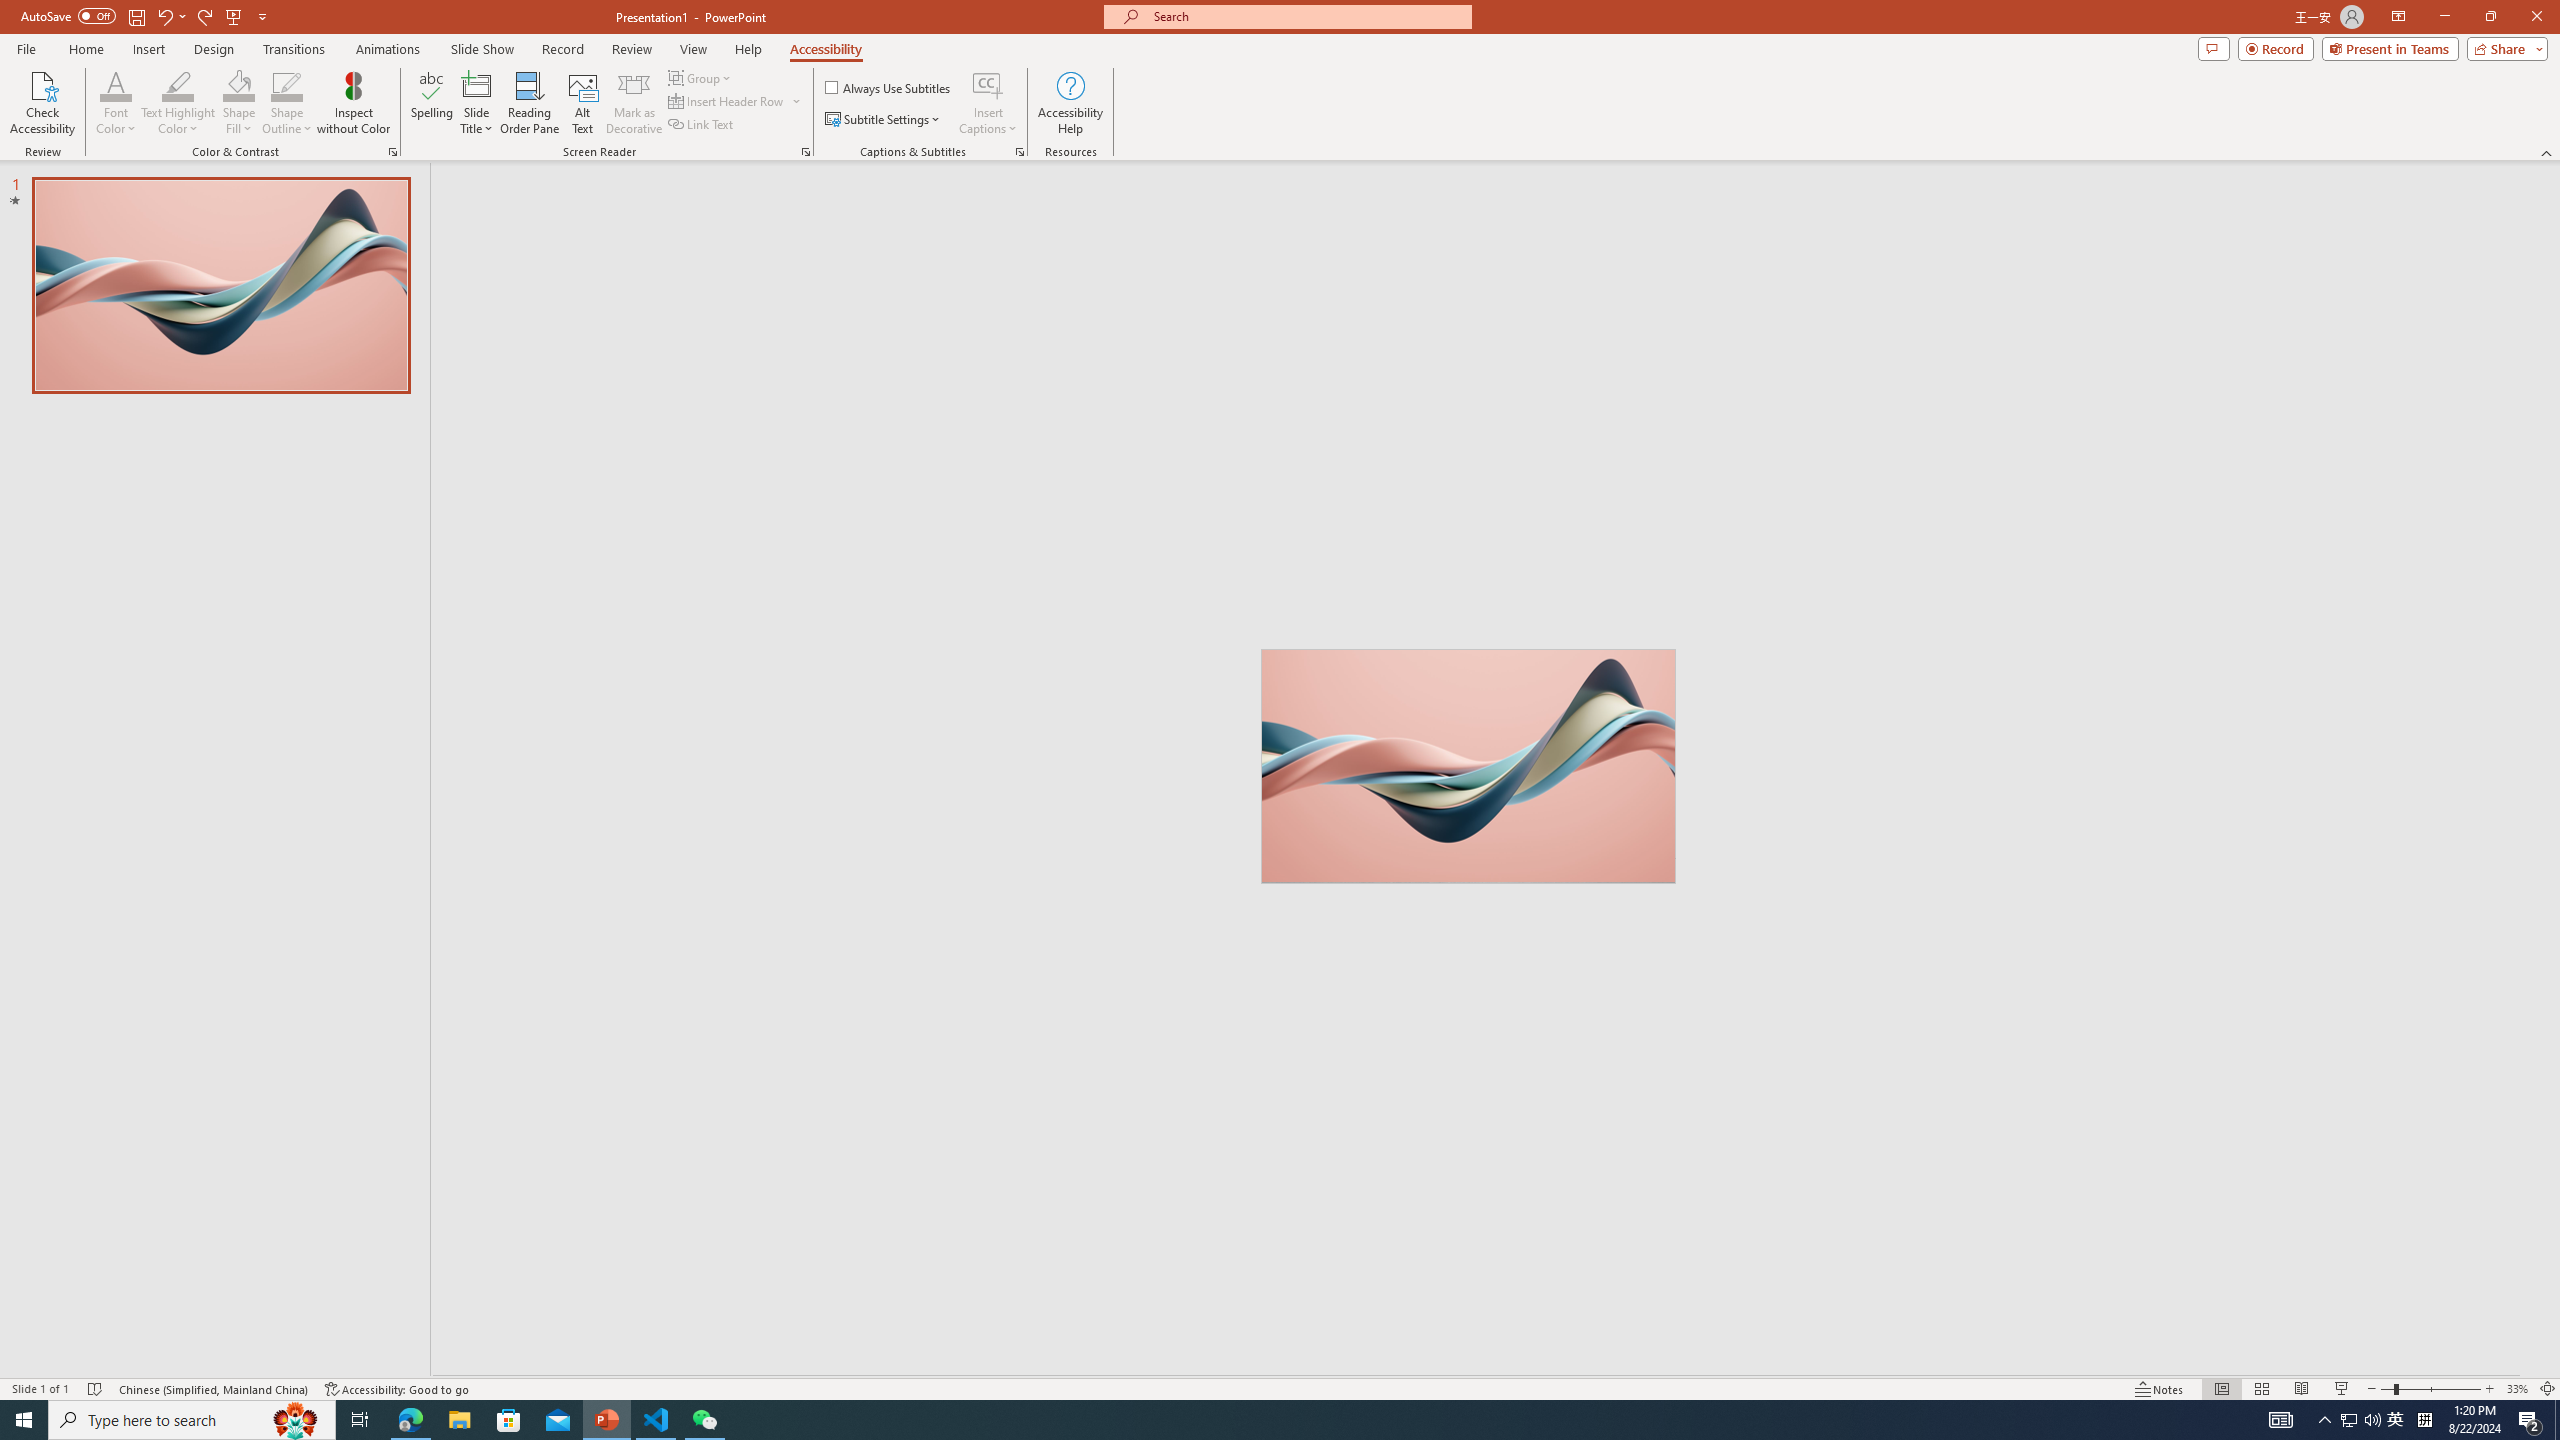 The width and height of the screenshot is (2560, 1440). What do you see at coordinates (884, 118) in the screenshot?
I see `'Subtitle Settings'` at bounding box center [884, 118].